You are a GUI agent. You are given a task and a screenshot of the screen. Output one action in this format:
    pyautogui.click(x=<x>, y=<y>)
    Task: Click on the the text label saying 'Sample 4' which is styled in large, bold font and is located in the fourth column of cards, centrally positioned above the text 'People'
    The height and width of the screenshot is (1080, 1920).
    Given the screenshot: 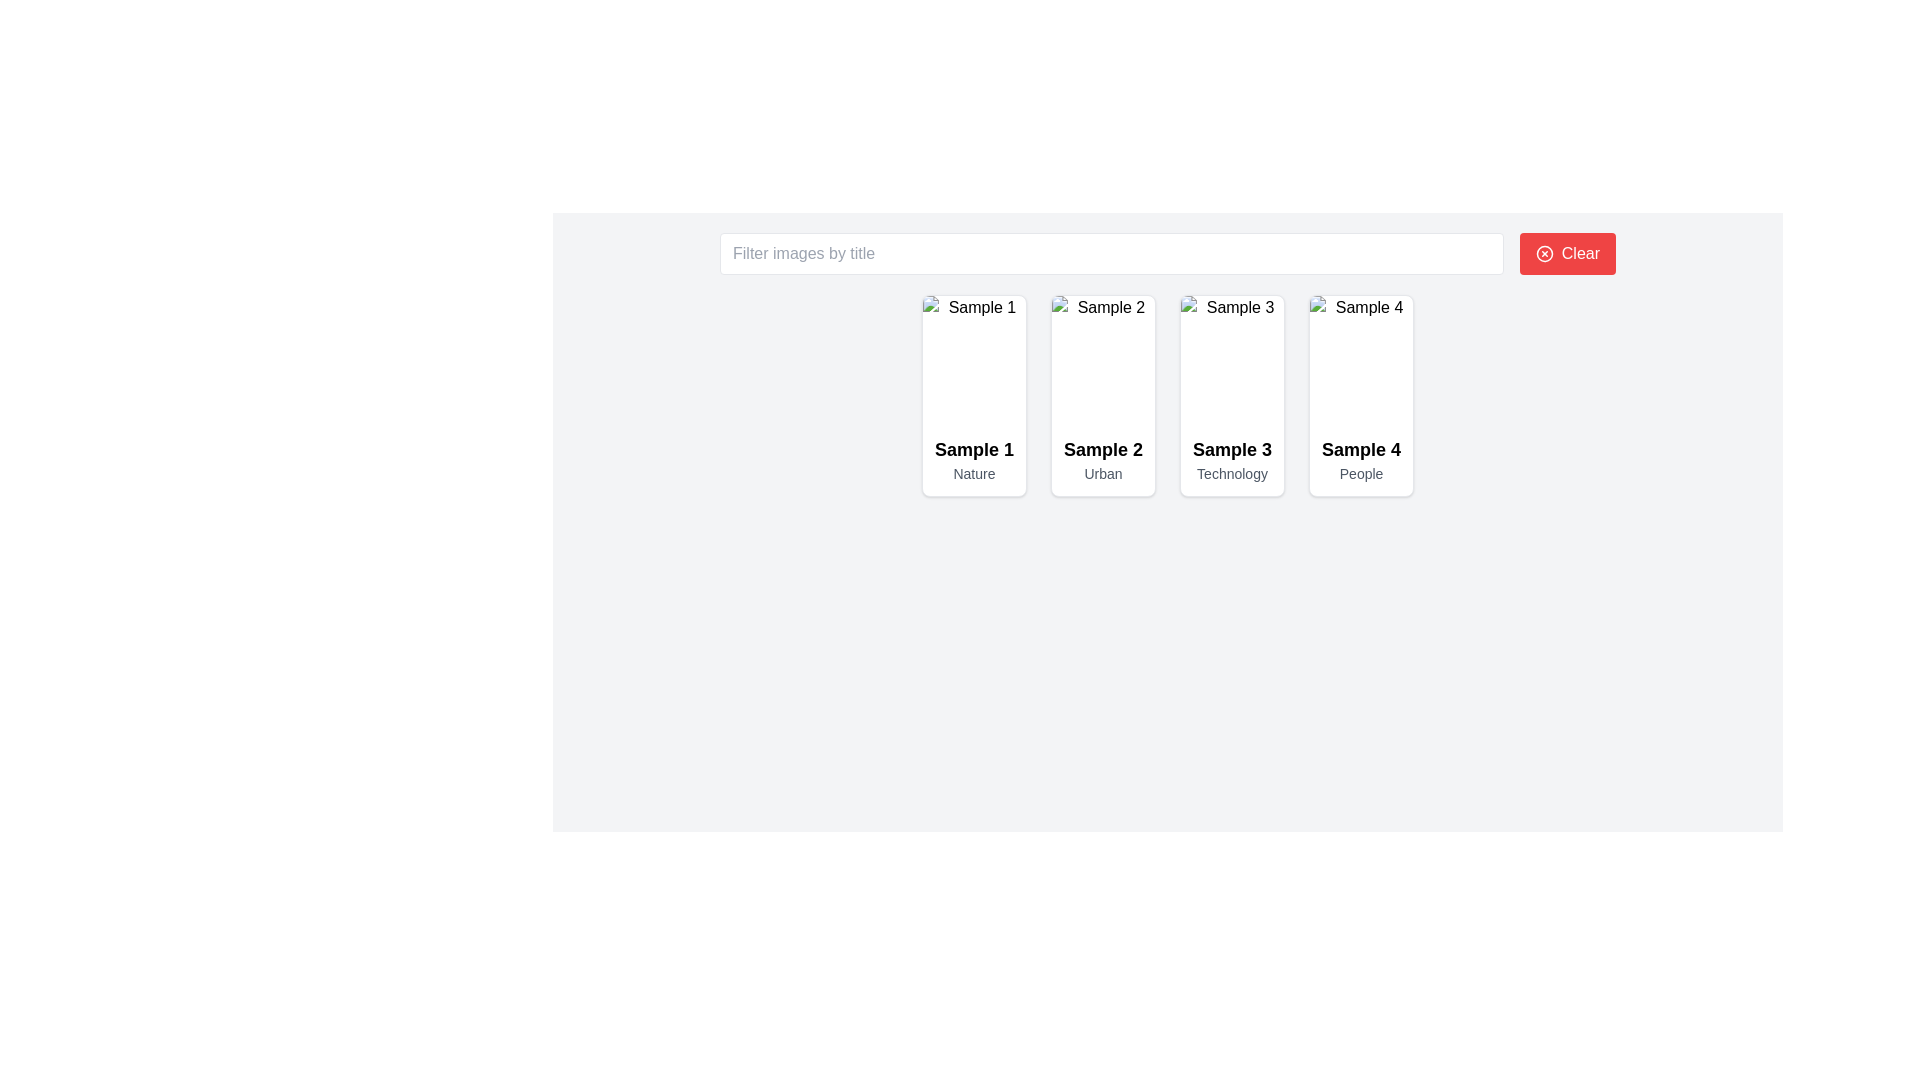 What is the action you would take?
    pyautogui.click(x=1360, y=450)
    